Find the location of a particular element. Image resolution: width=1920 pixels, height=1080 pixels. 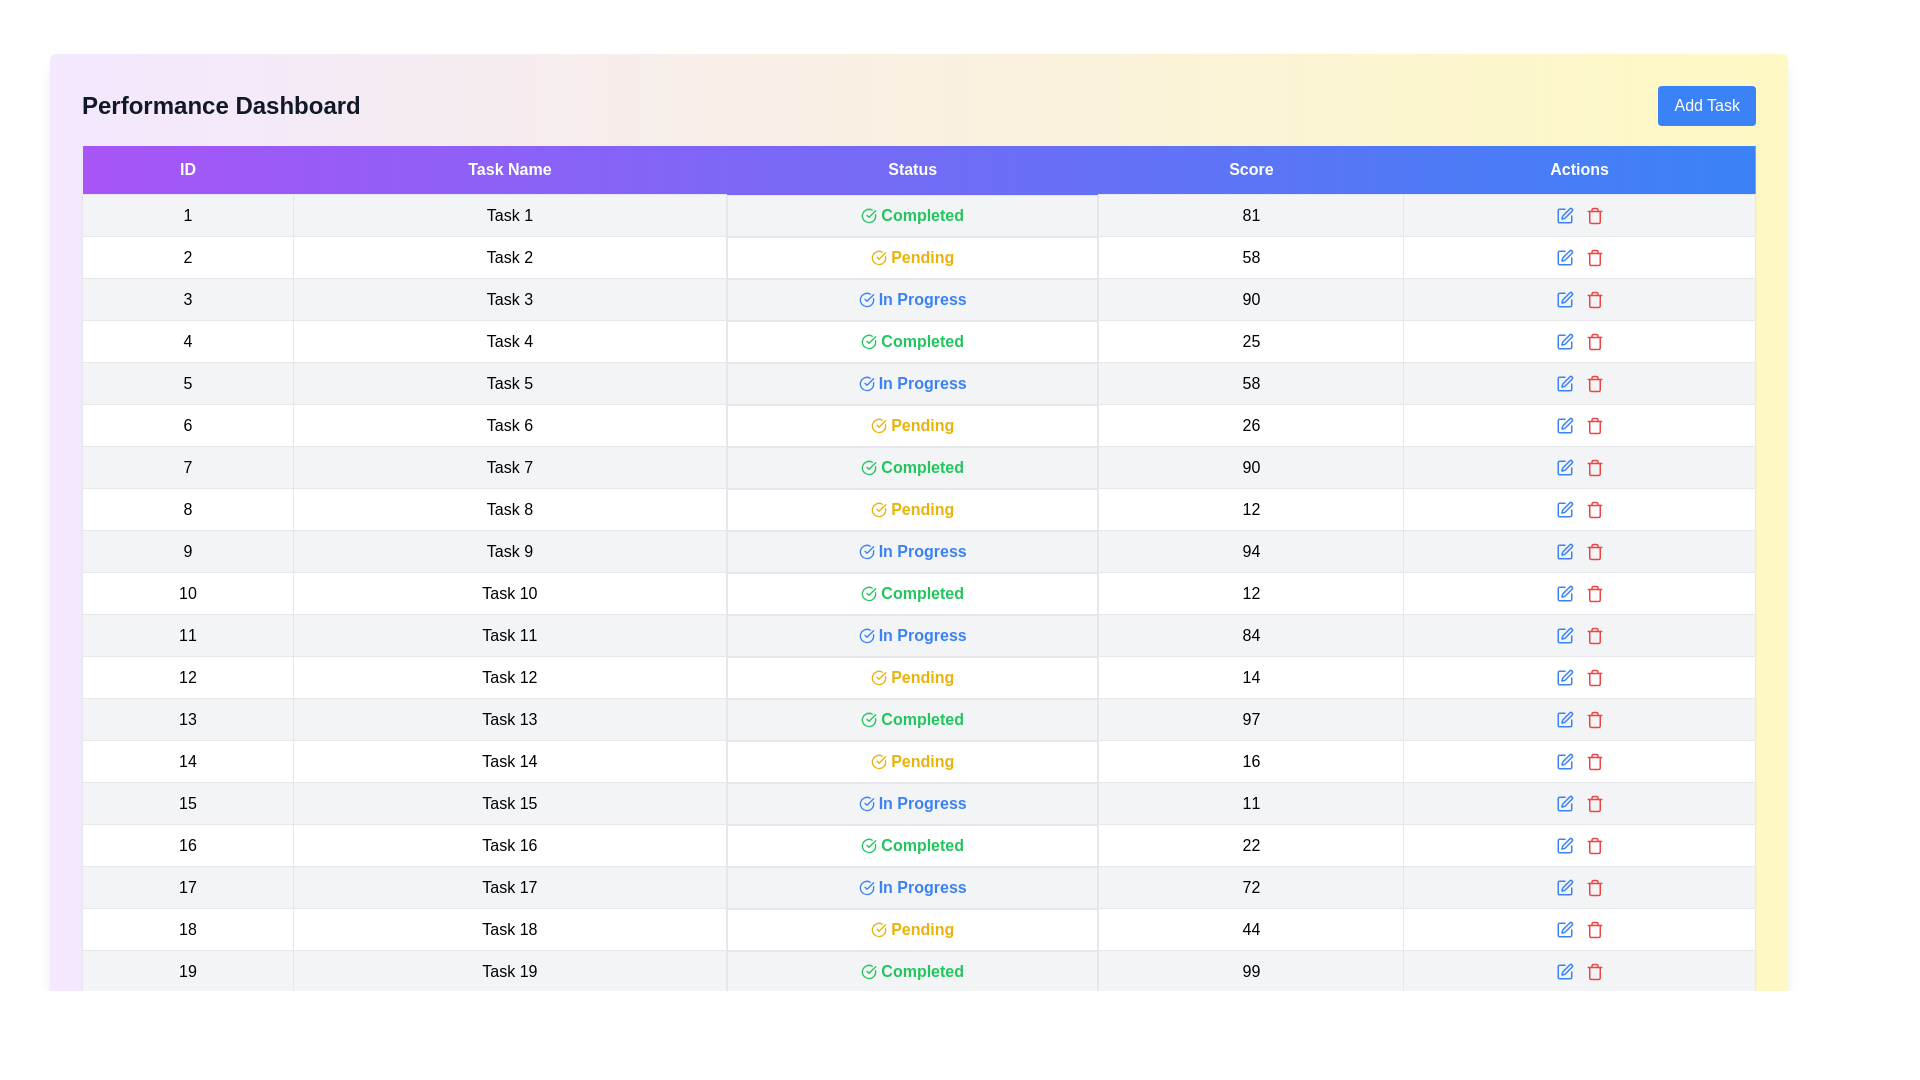

the 'Add Task' button to initiate the task addition process is located at coordinates (1706, 105).